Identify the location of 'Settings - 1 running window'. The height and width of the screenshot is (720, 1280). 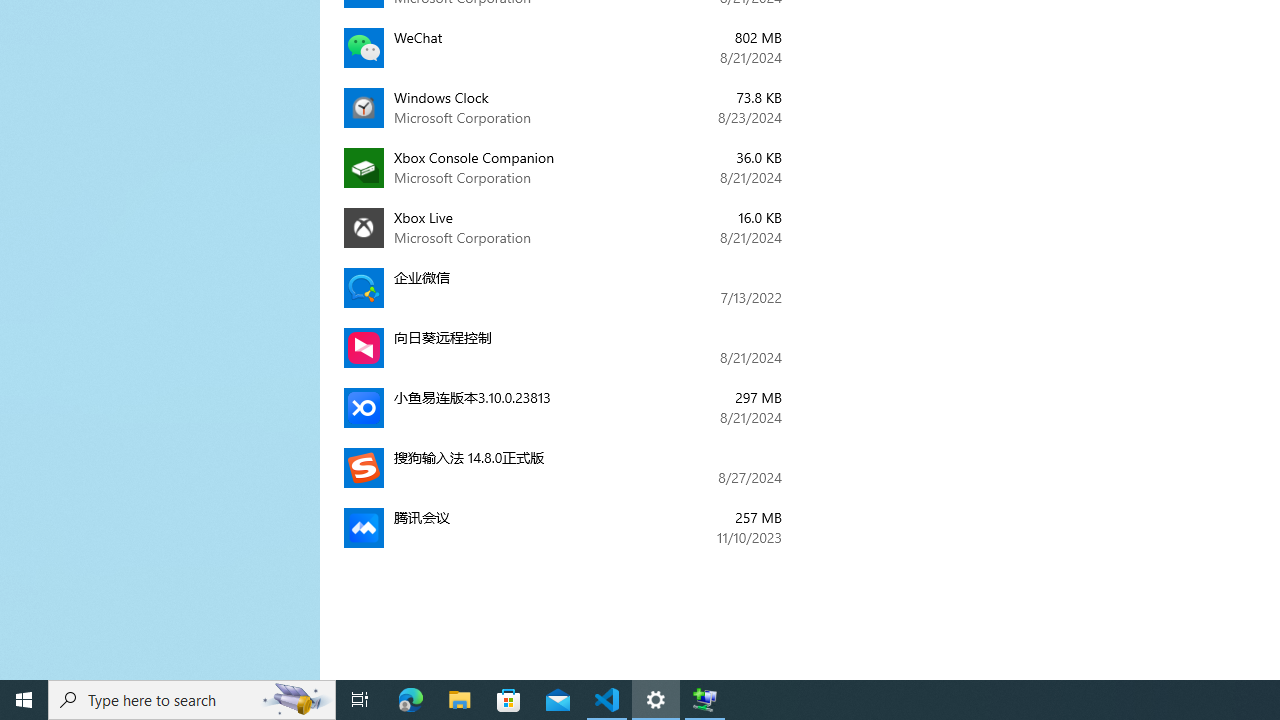
(656, 698).